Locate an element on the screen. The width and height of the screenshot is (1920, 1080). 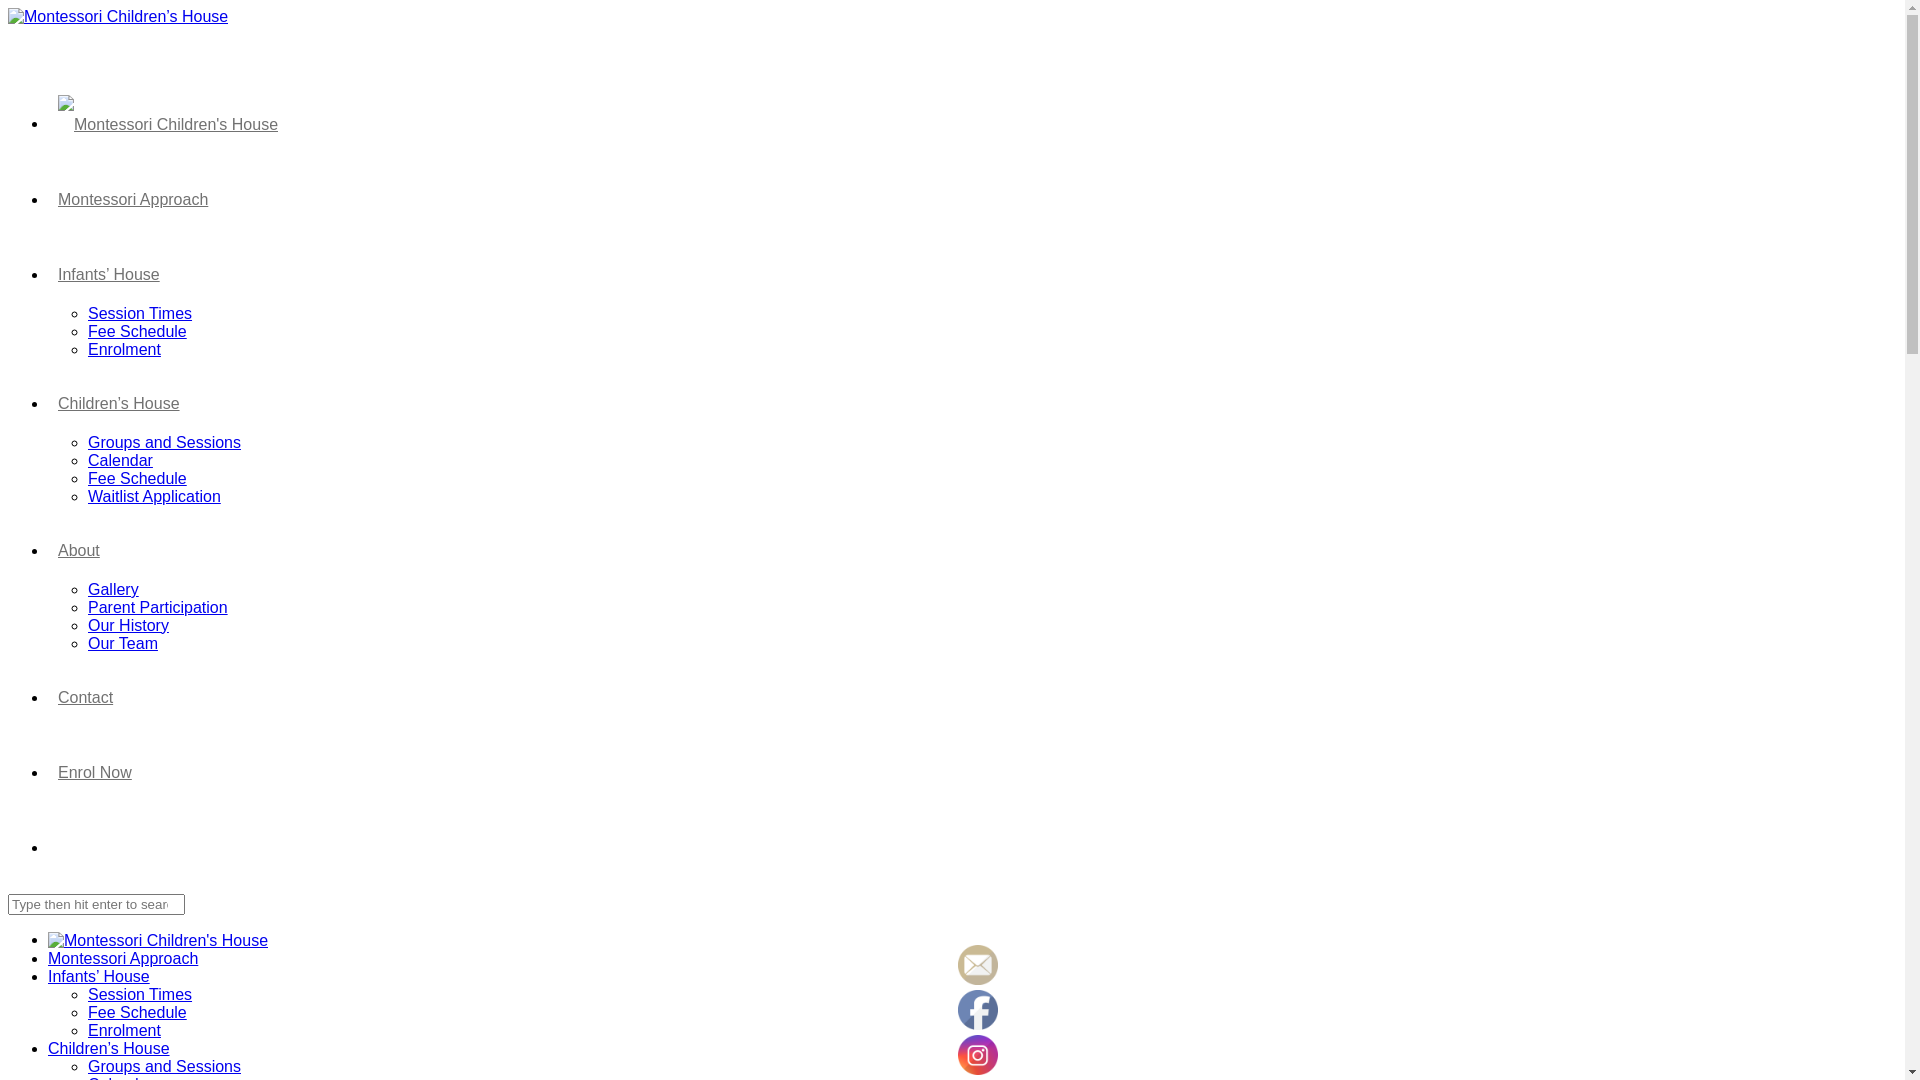
'Contact' is located at coordinates (84, 694).